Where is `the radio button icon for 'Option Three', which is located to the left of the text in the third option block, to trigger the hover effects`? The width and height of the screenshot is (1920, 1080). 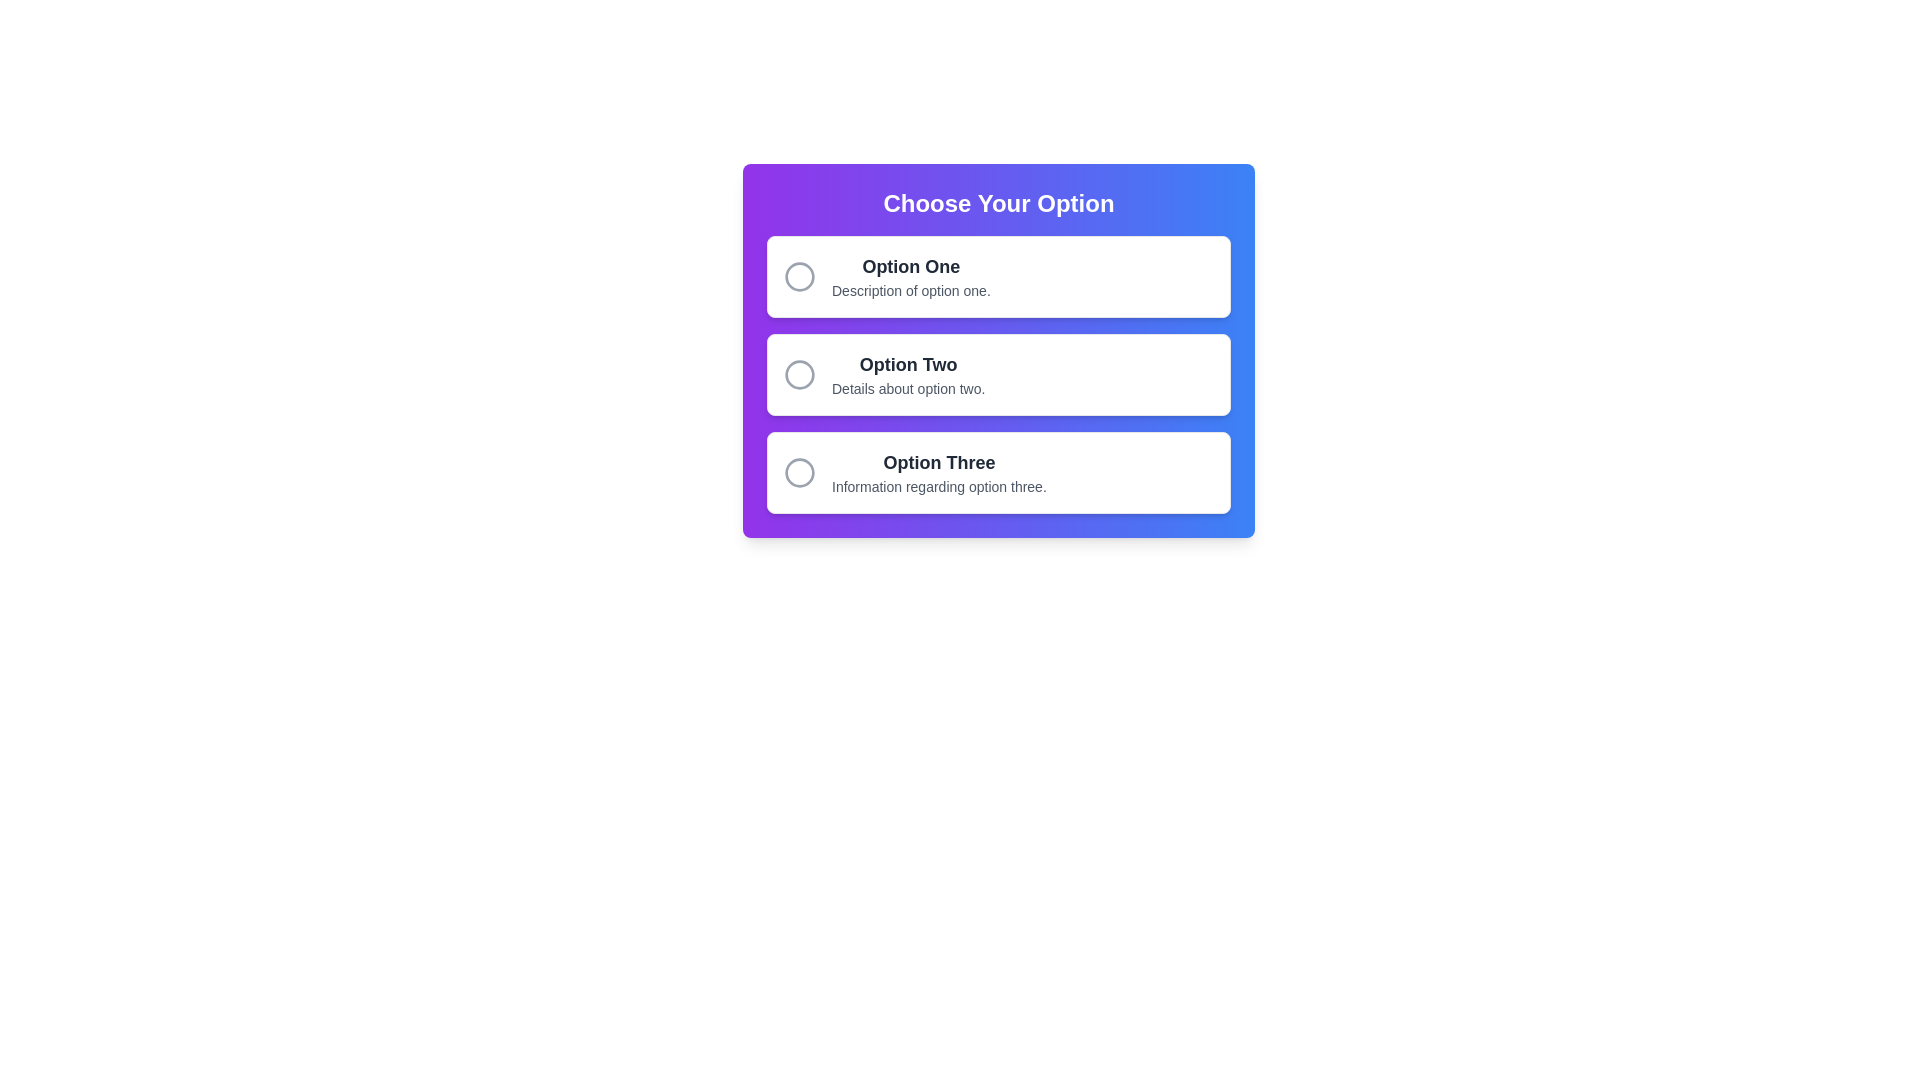 the radio button icon for 'Option Three', which is located to the left of the text in the third option block, to trigger the hover effects is located at coordinates (800, 473).